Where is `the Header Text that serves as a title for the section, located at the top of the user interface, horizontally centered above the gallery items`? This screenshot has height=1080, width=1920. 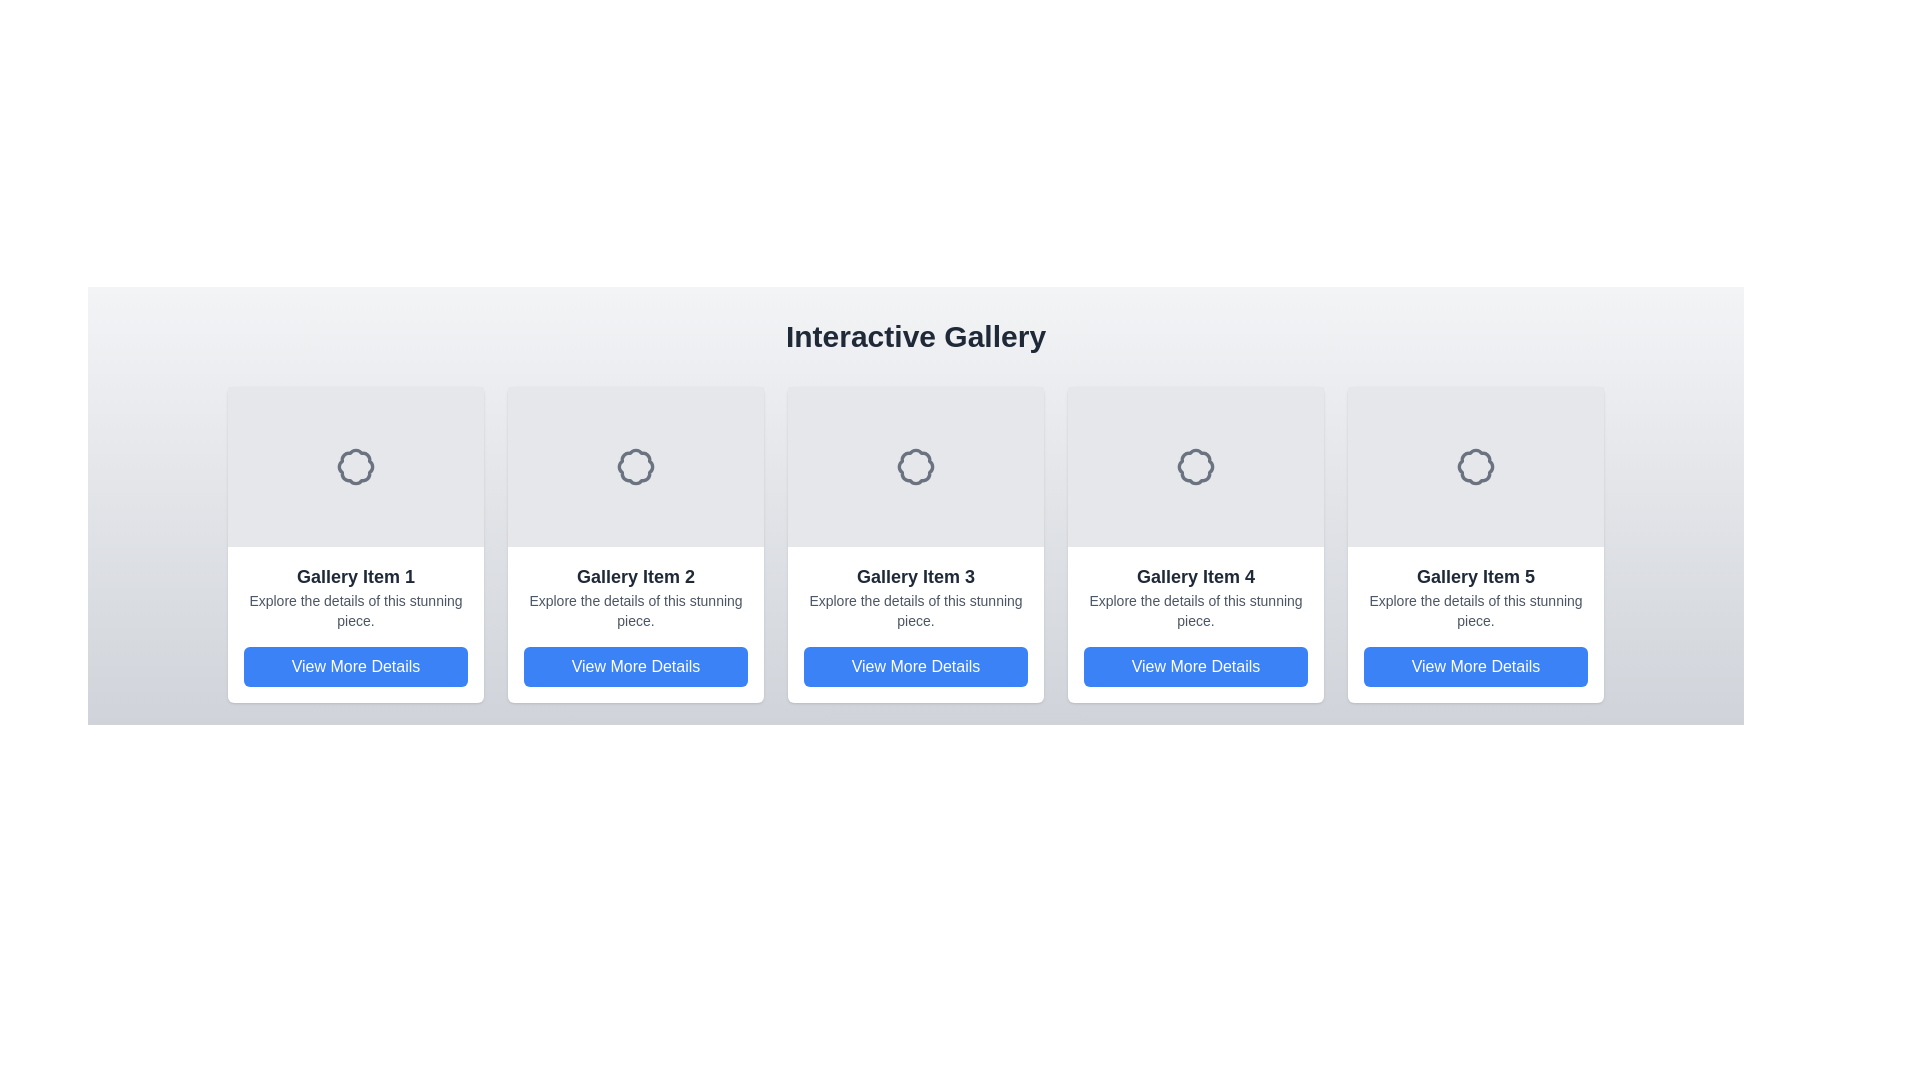
the Header Text that serves as a title for the section, located at the top of the user interface, horizontally centered above the gallery items is located at coordinates (915, 335).